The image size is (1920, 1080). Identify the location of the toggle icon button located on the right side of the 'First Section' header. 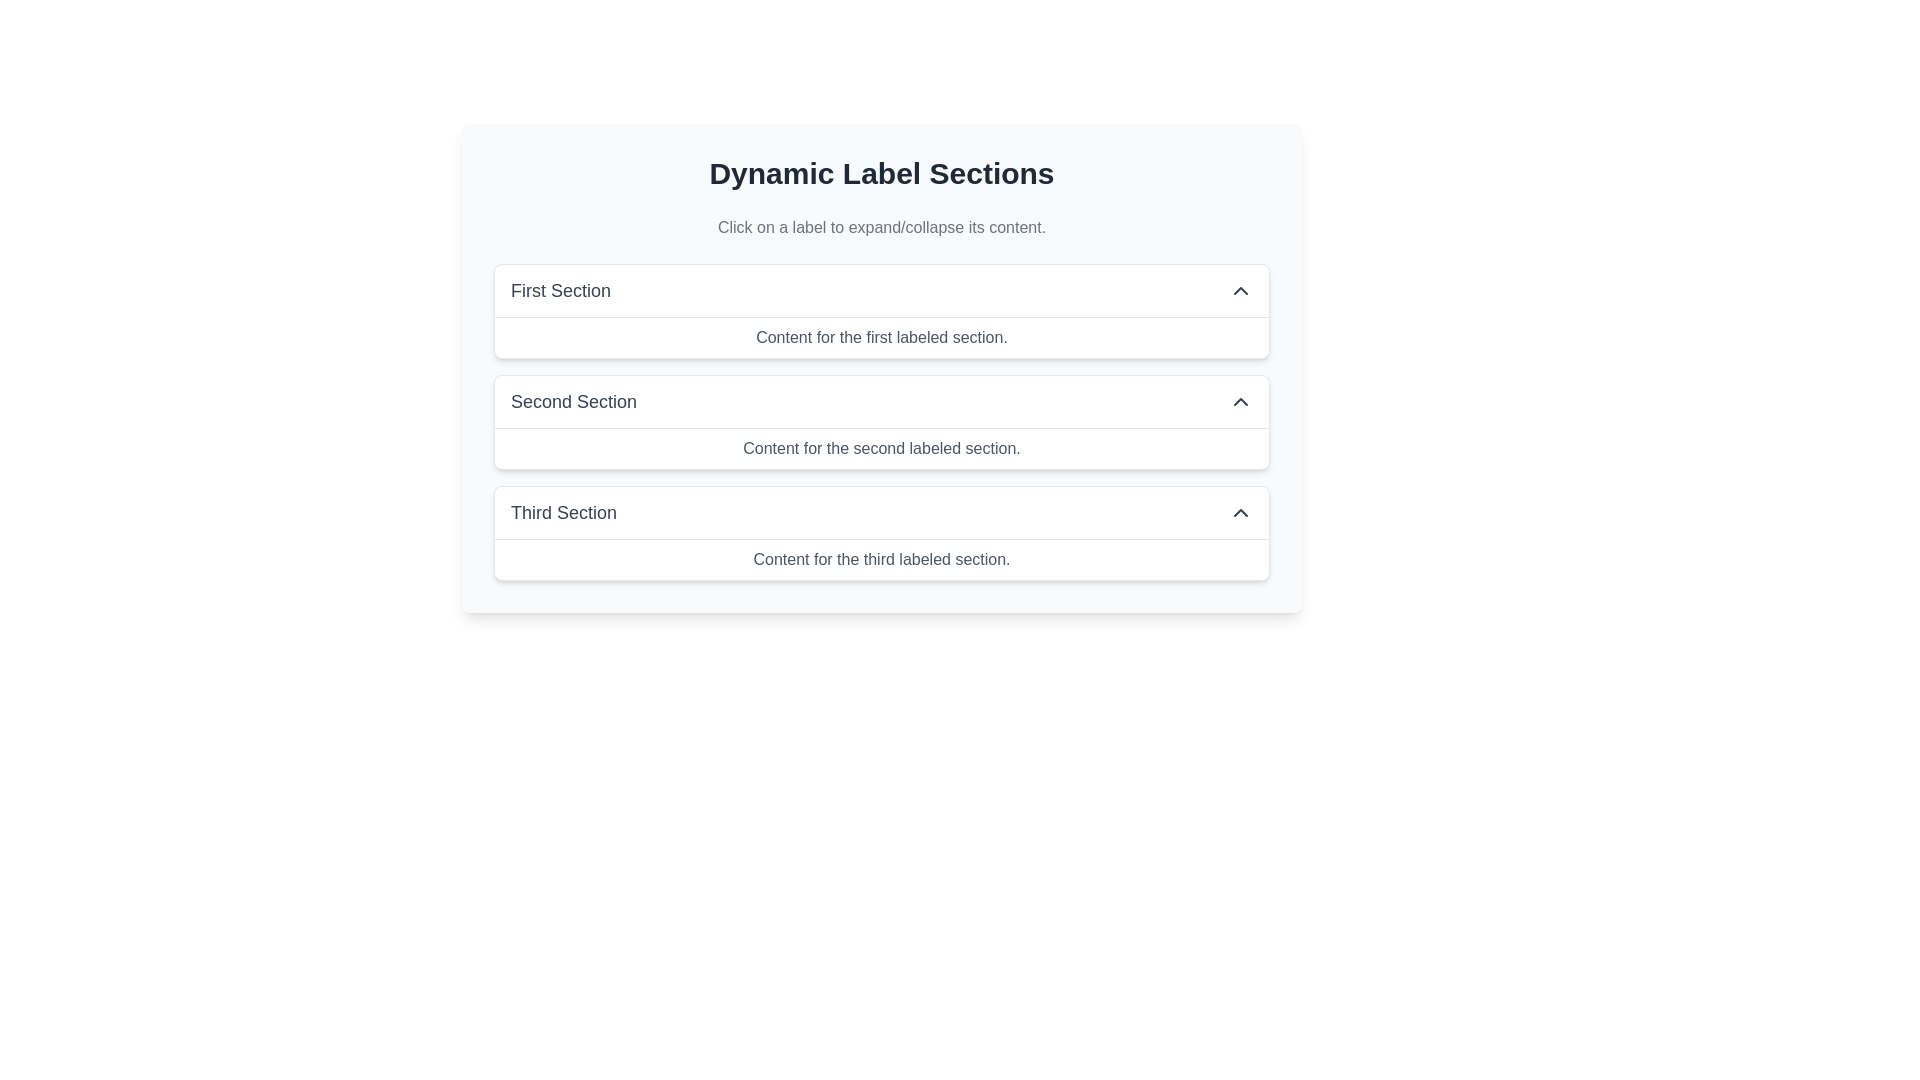
(1240, 290).